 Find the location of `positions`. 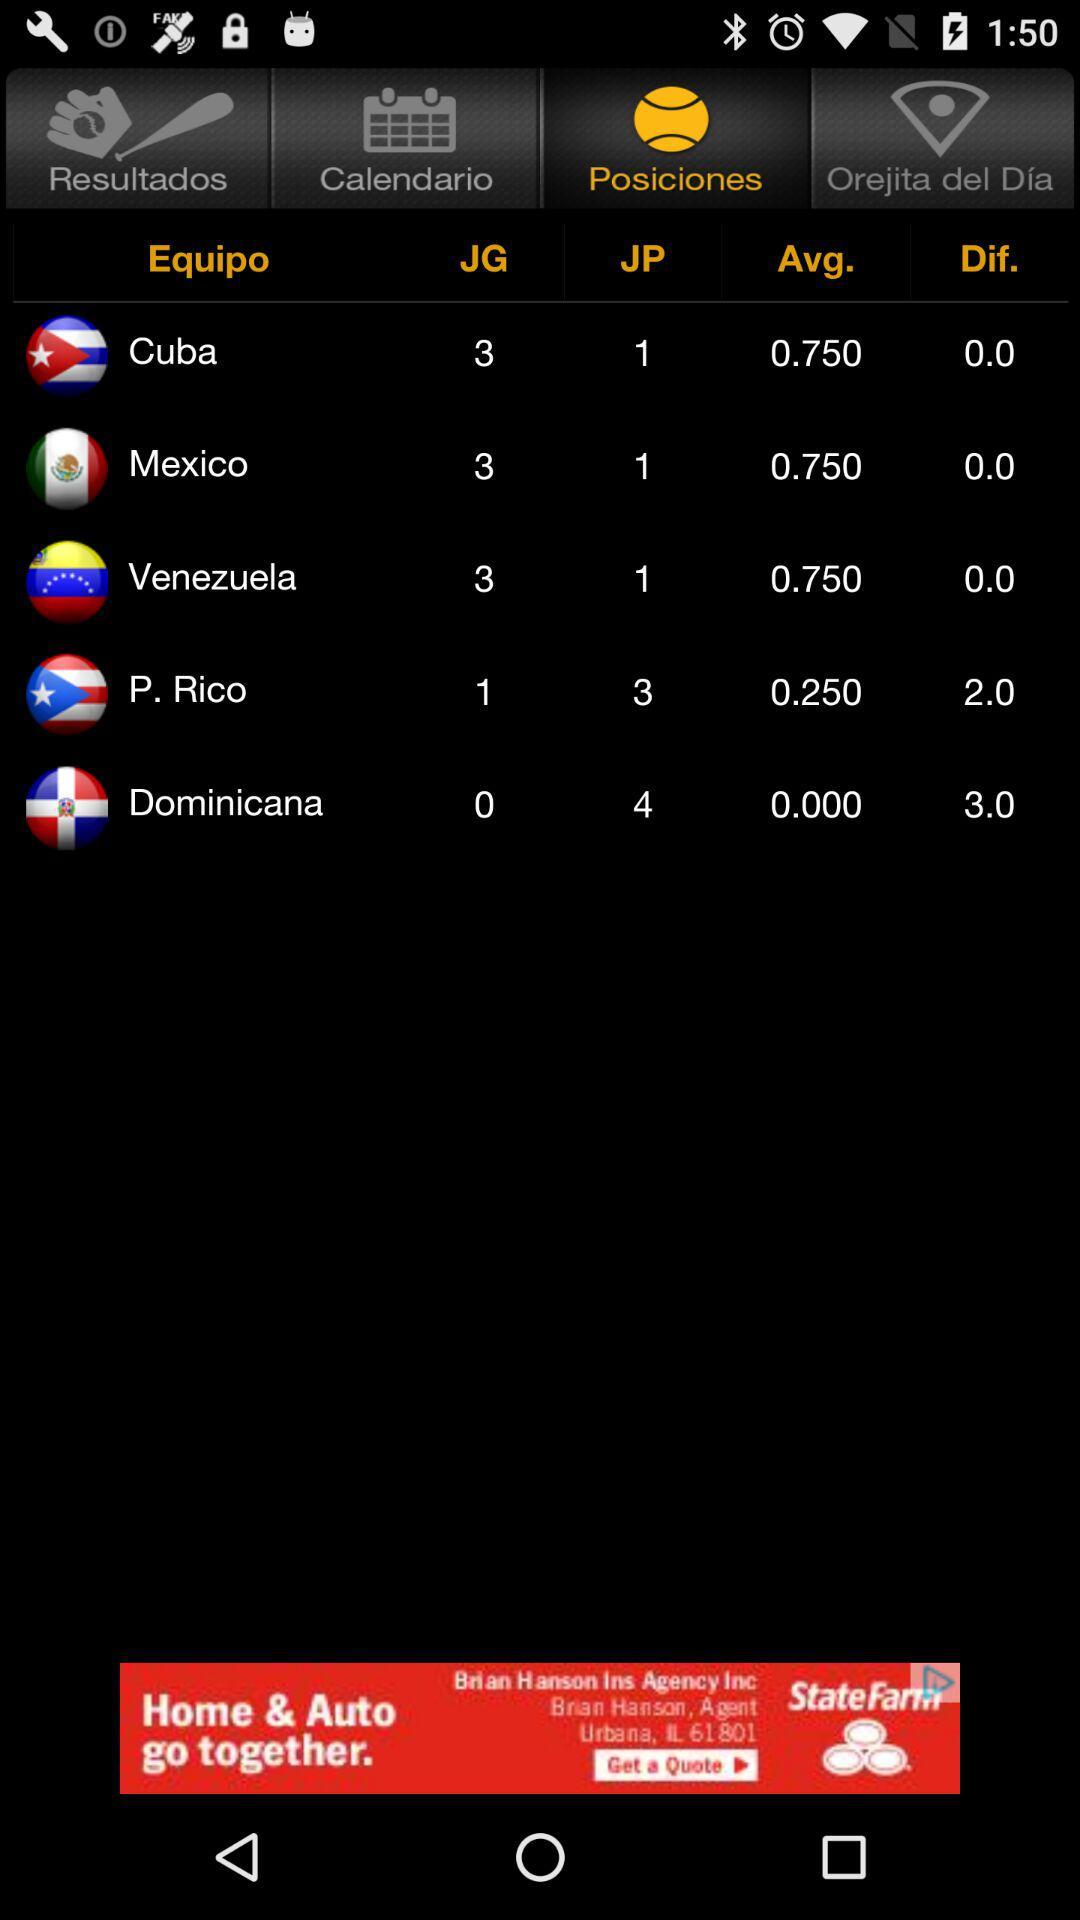

positions is located at coordinates (675, 137).